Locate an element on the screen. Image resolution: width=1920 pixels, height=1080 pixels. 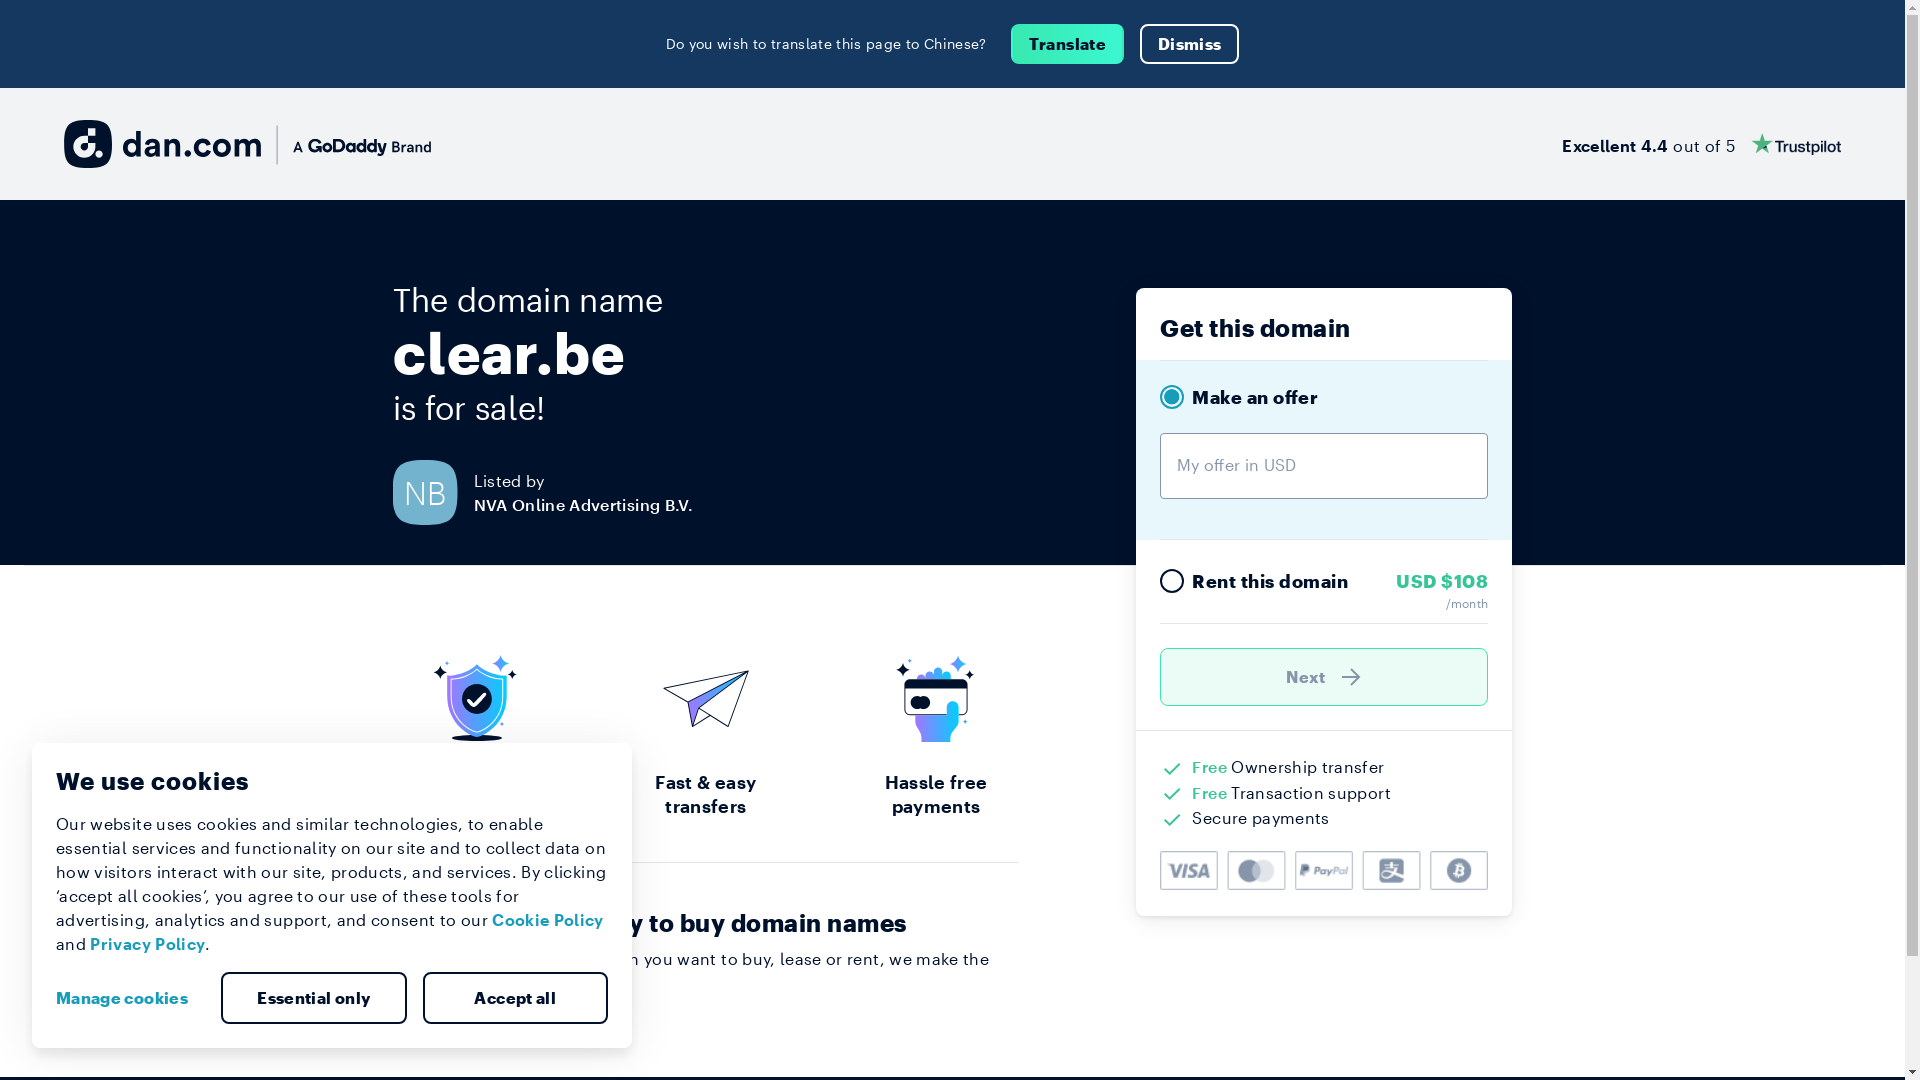
'Cookie Policy' is located at coordinates (547, 919).